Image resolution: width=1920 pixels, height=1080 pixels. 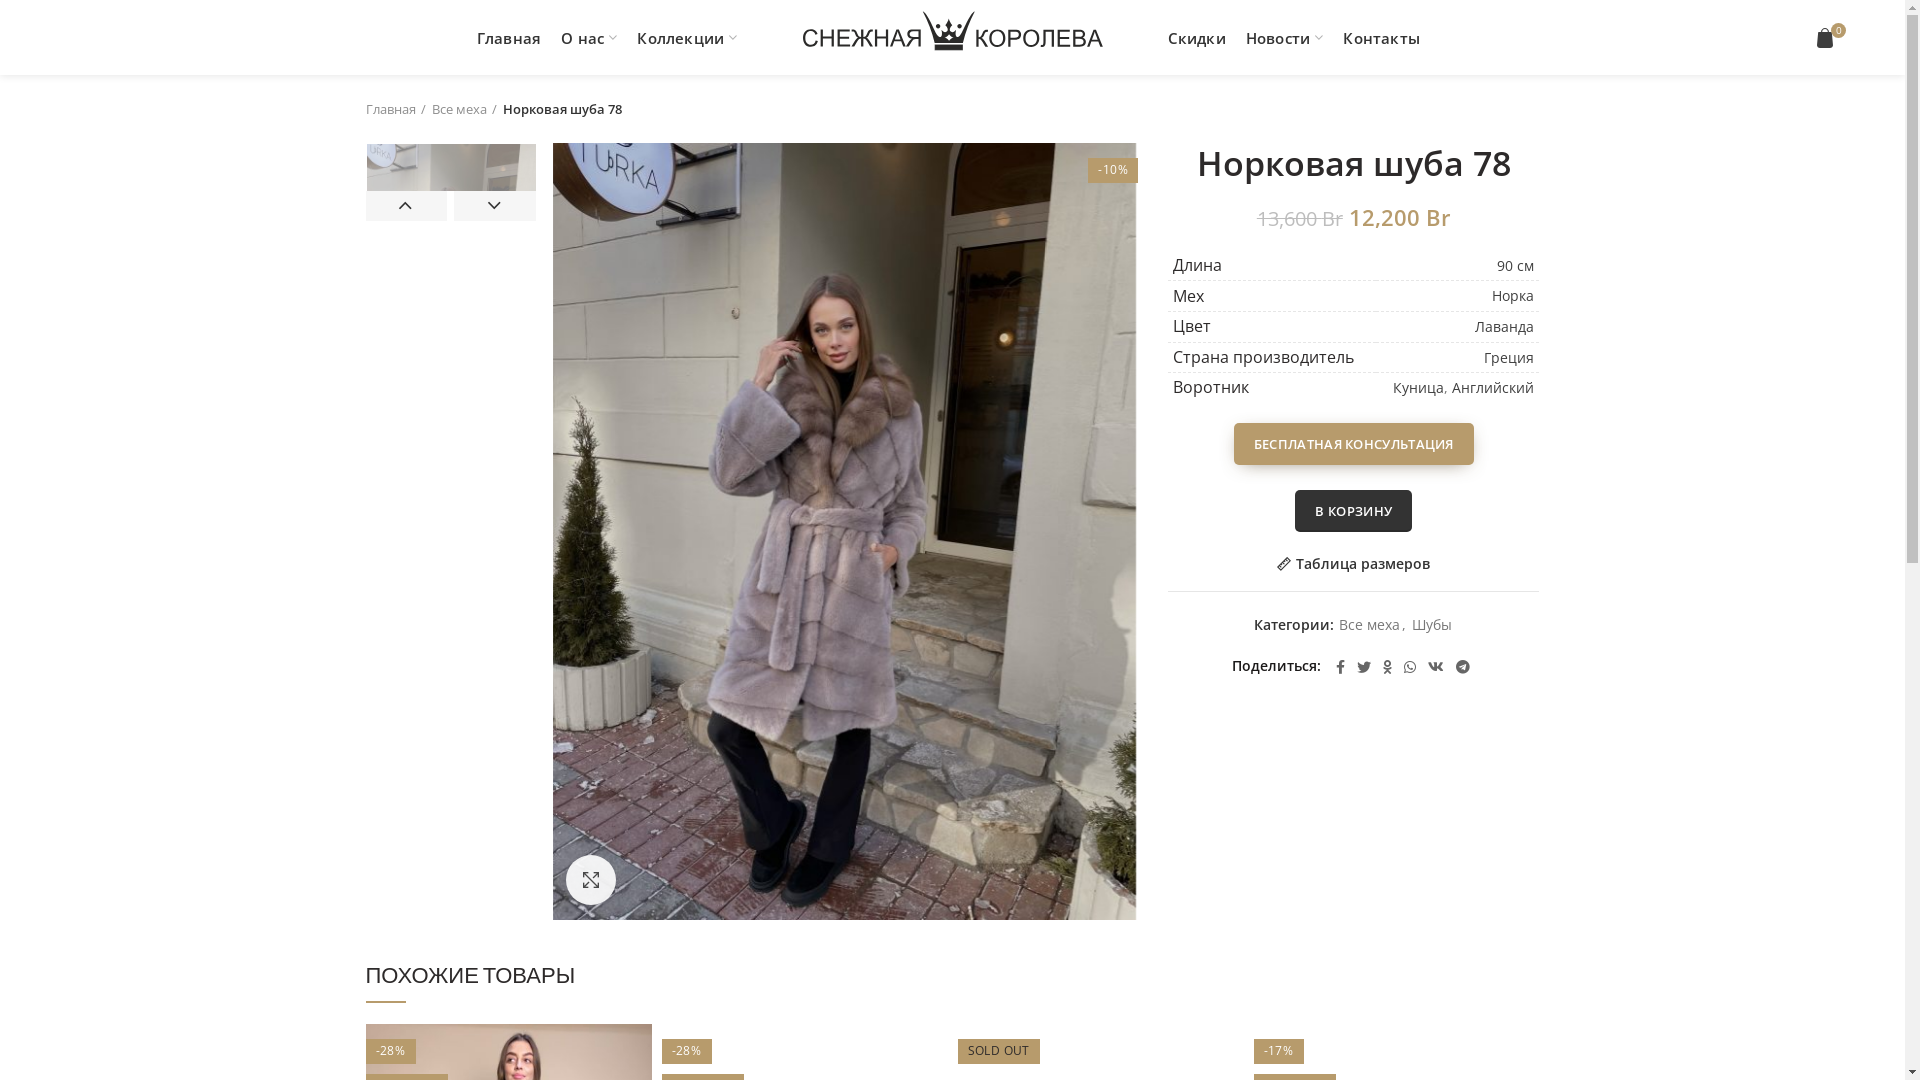 What do you see at coordinates (1362, 667) in the screenshot?
I see `'Twitter'` at bounding box center [1362, 667].